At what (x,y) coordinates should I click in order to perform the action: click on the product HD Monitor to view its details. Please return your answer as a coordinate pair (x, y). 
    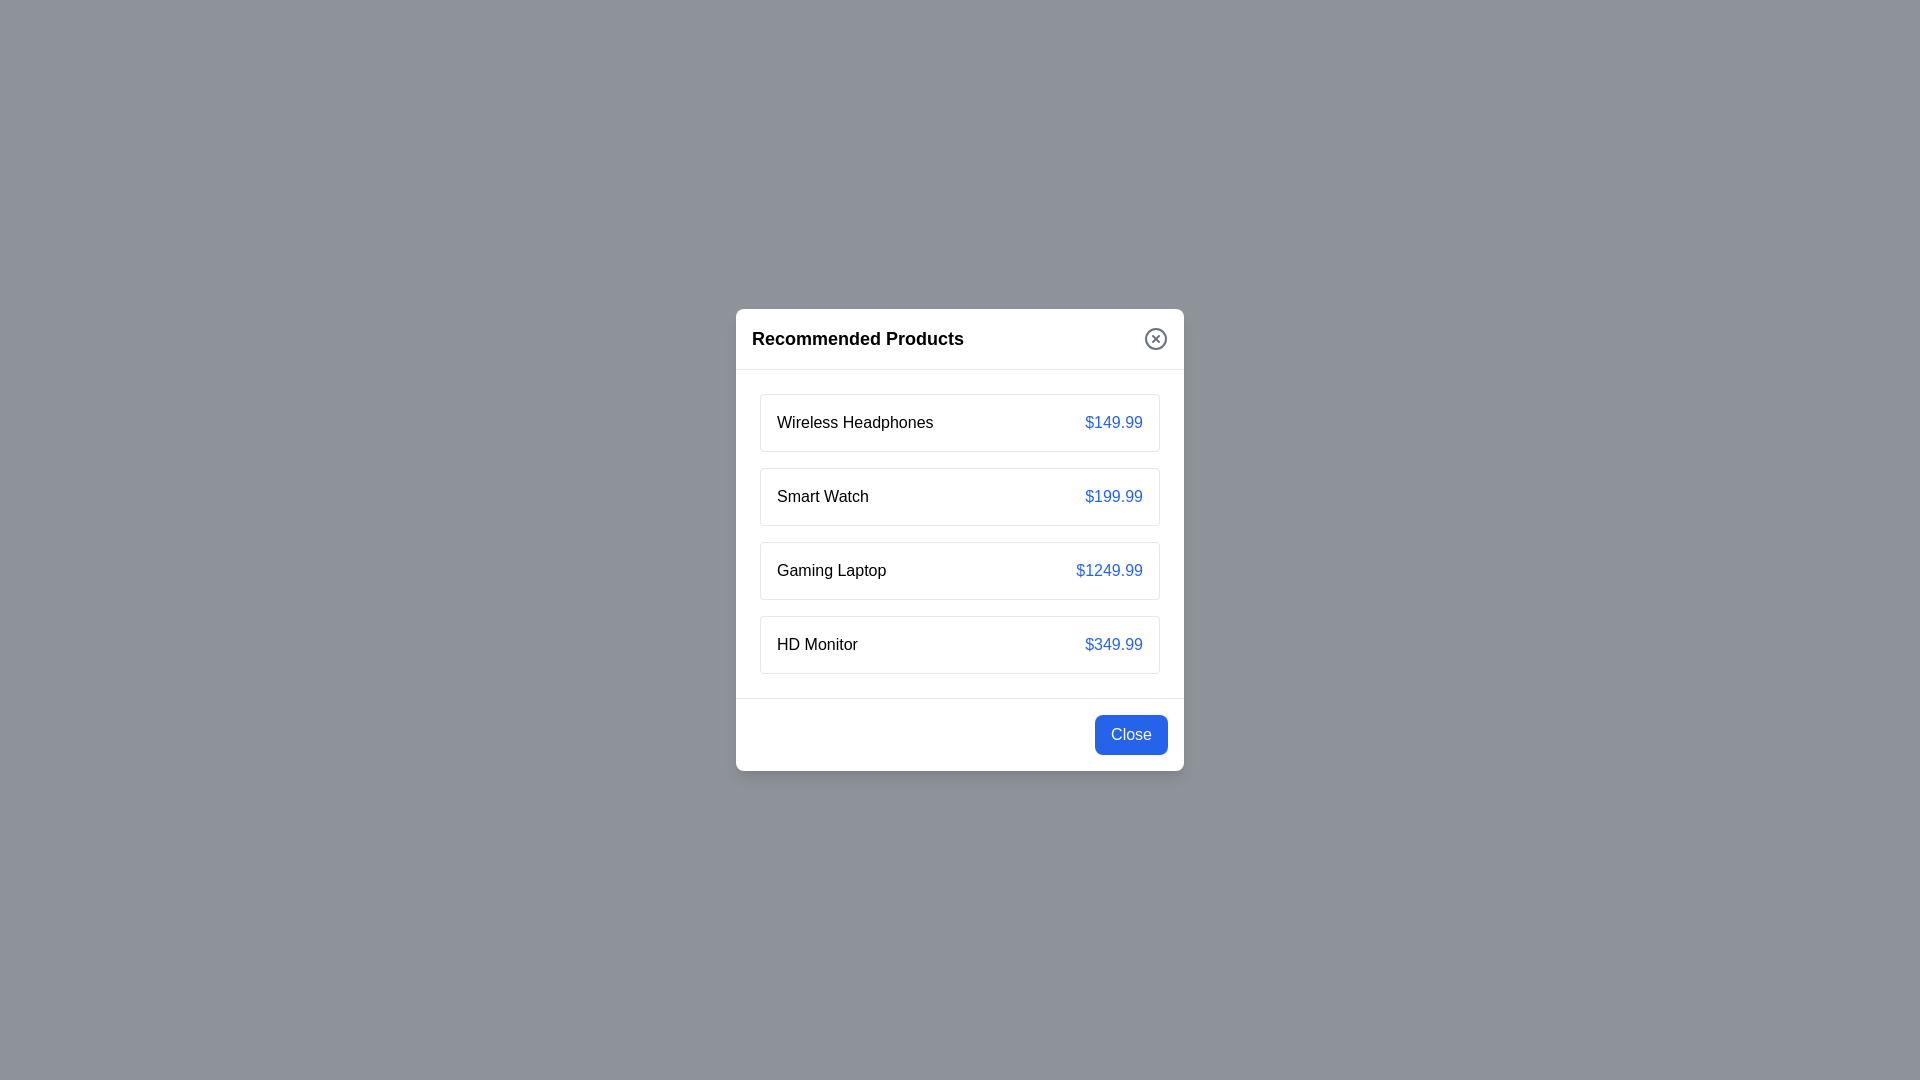
    Looking at the image, I should click on (816, 644).